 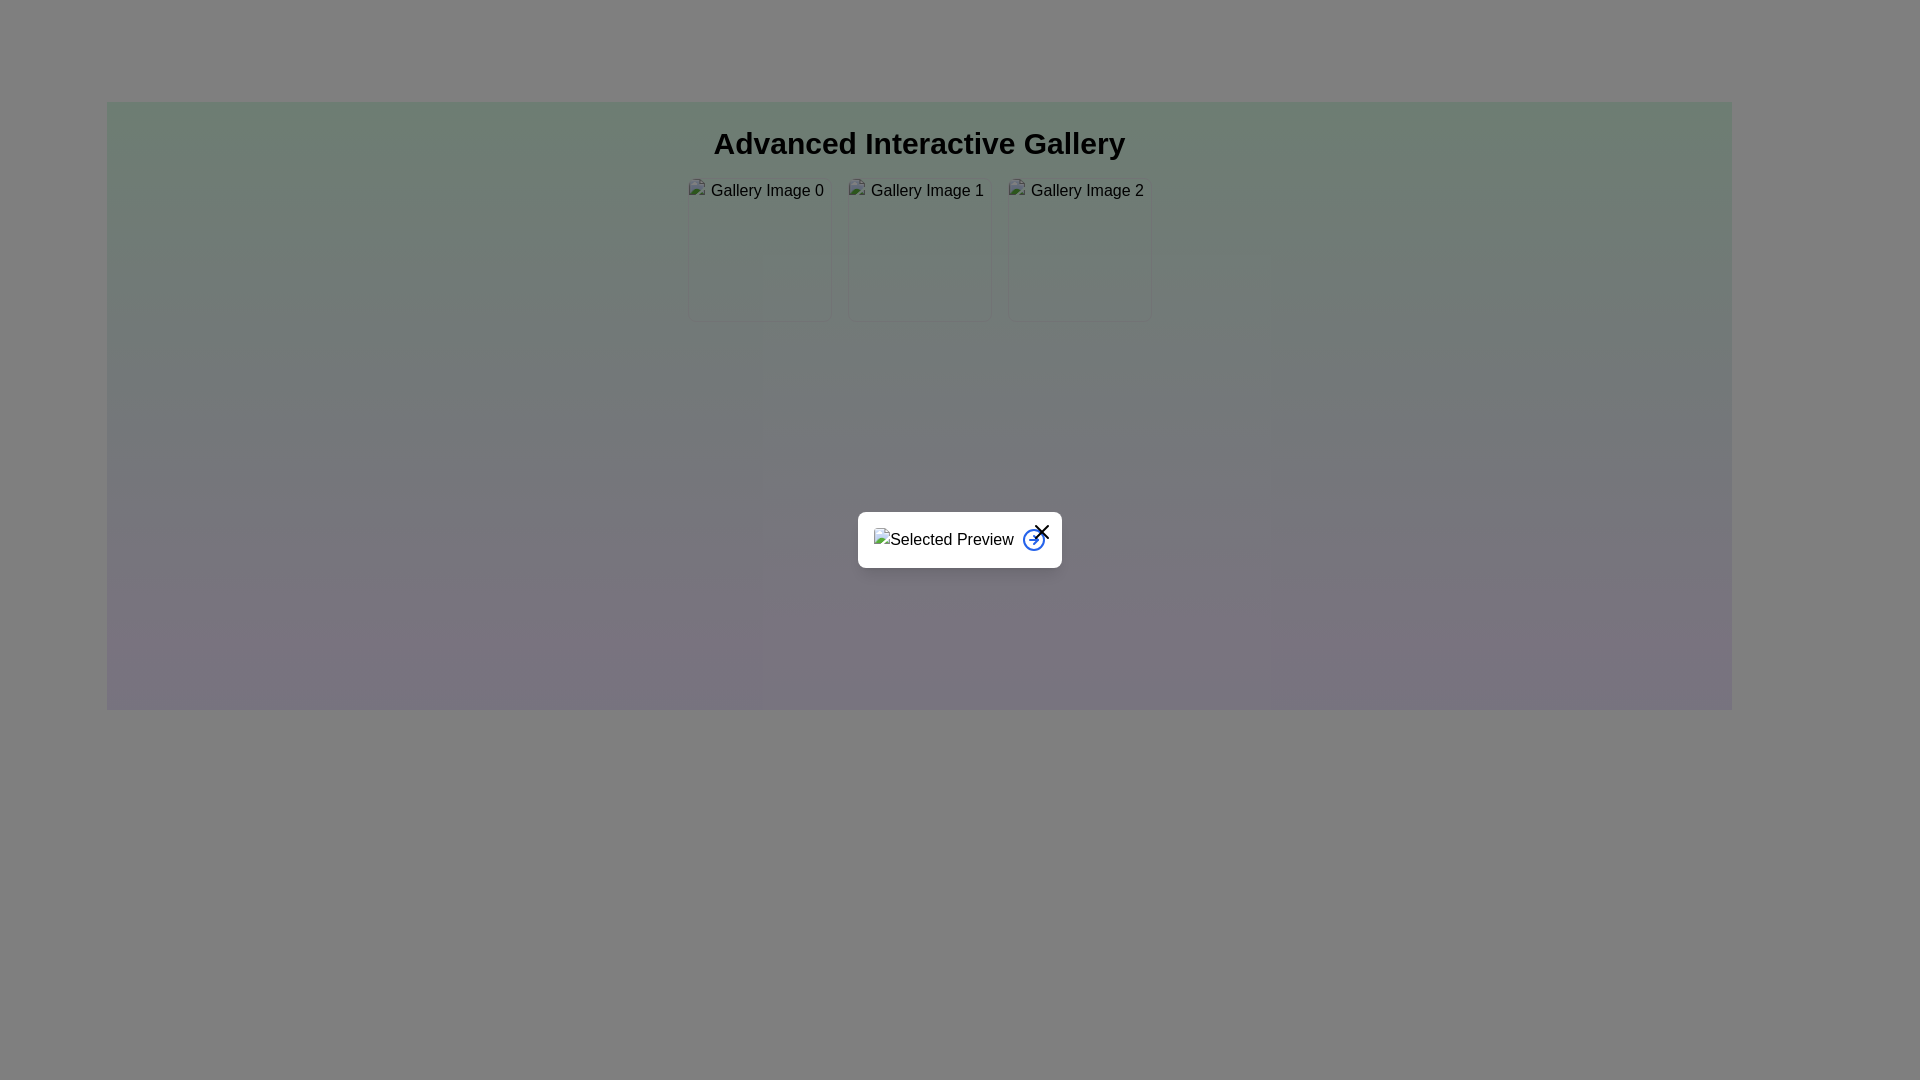 What do you see at coordinates (1078, 249) in the screenshot?
I see `the square image button with a blue rounded rectangular border` at bounding box center [1078, 249].